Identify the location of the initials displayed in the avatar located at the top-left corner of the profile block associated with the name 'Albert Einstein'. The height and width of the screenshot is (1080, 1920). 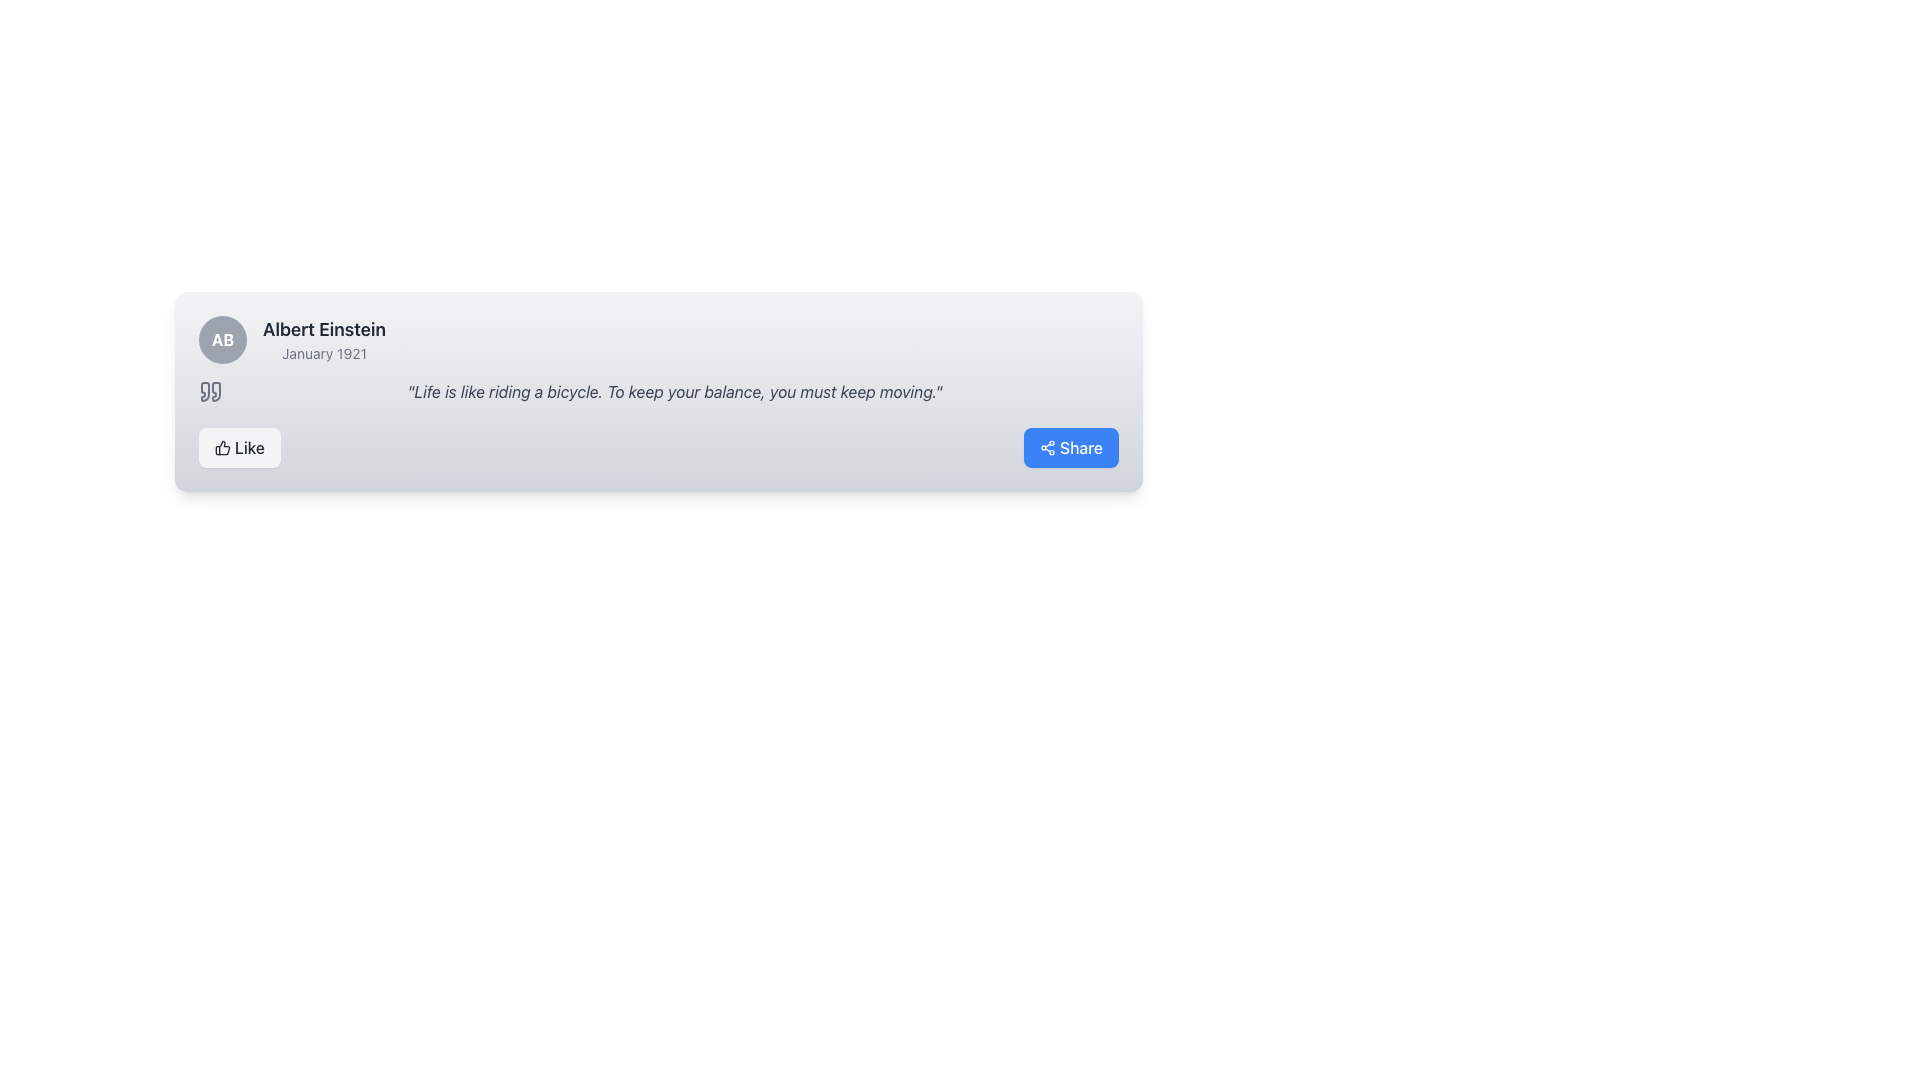
(222, 338).